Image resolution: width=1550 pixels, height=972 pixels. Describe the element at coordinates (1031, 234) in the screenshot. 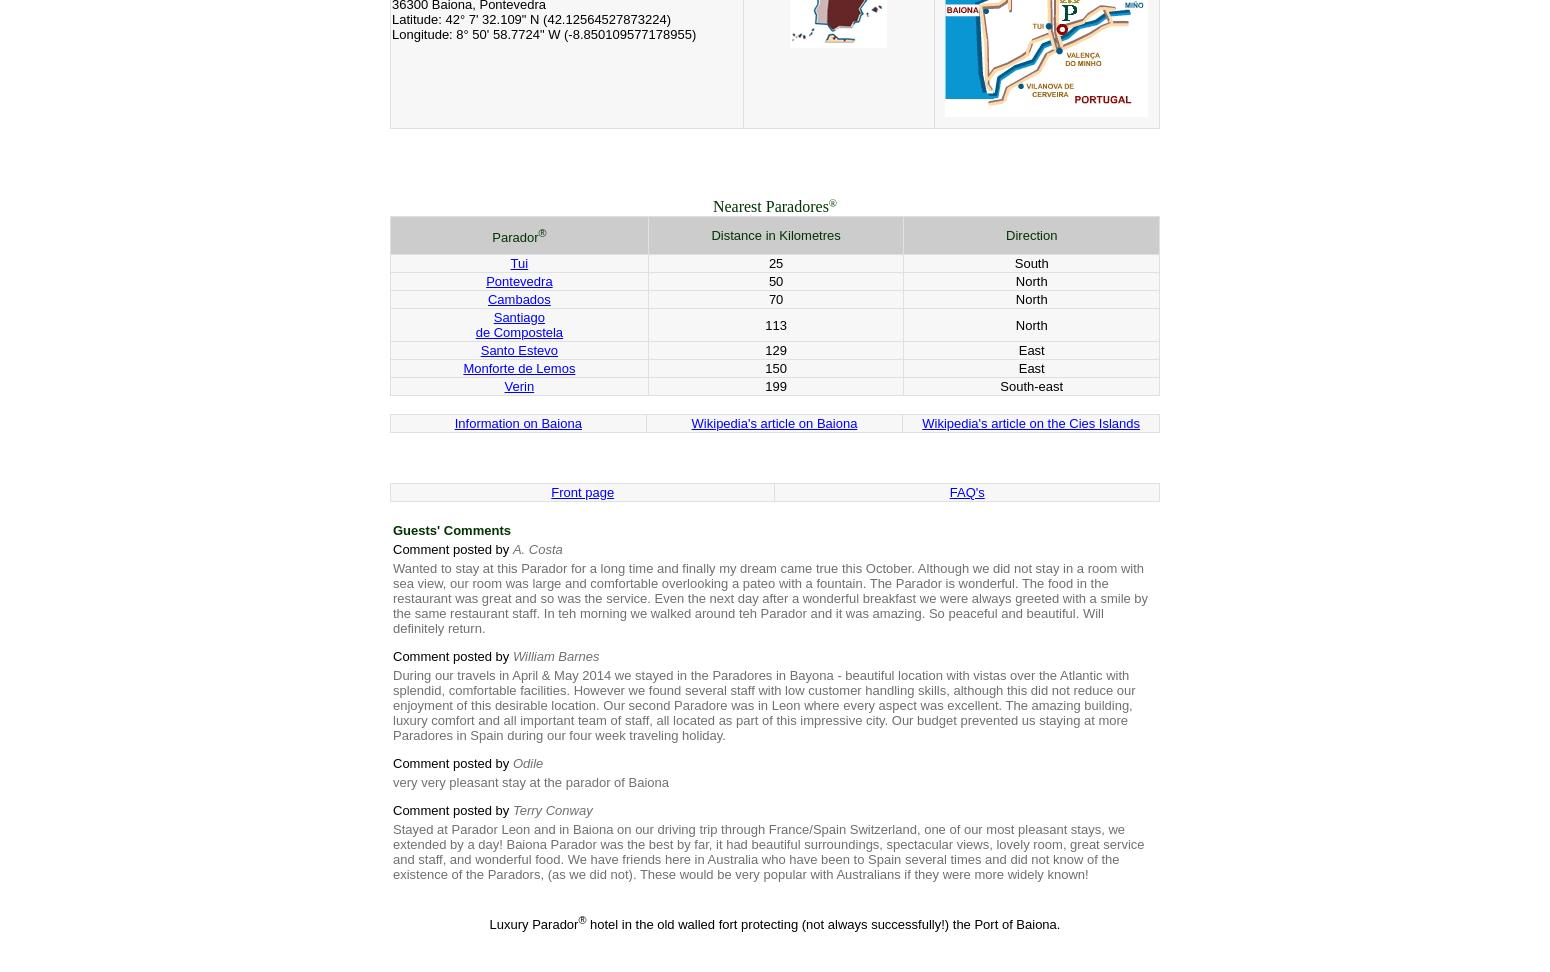

I see `'Direction'` at that location.